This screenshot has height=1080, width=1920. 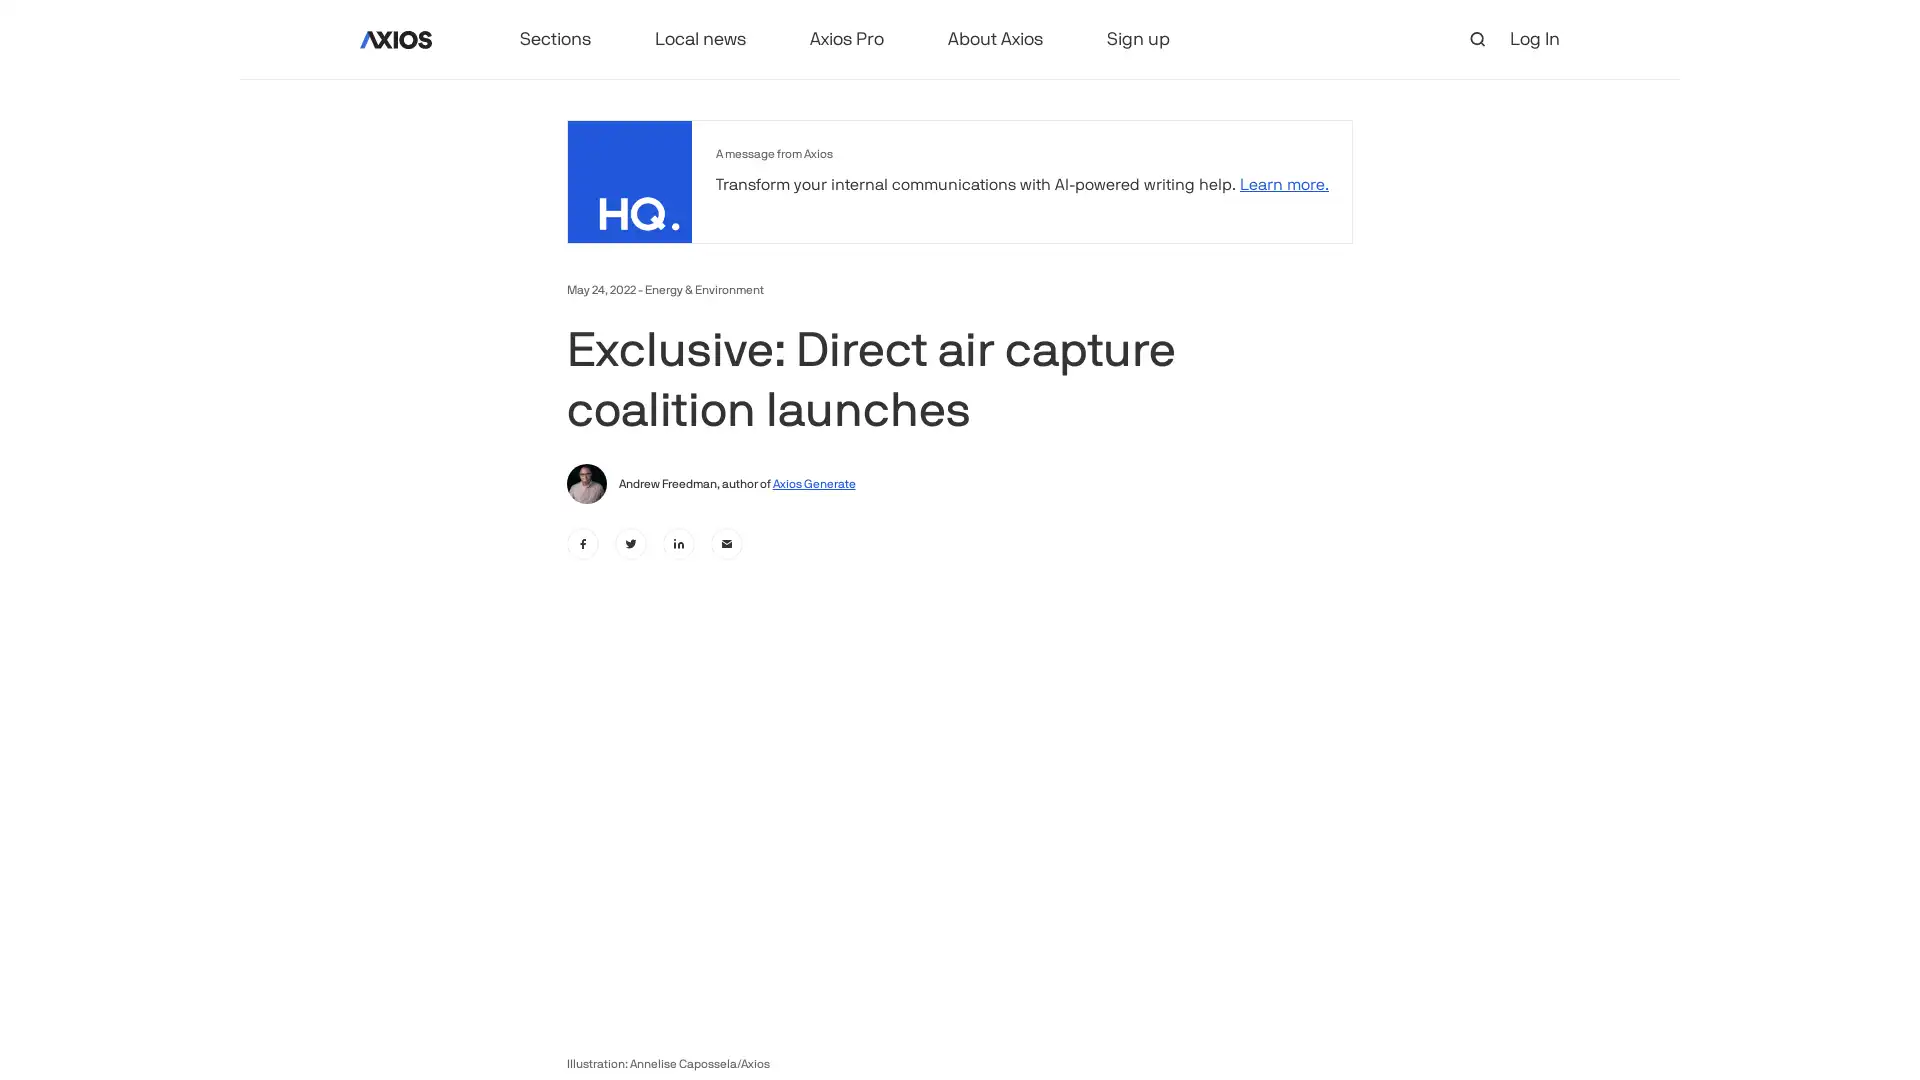 What do you see at coordinates (724, 543) in the screenshot?
I see `email` at bounding box center [724, 543].